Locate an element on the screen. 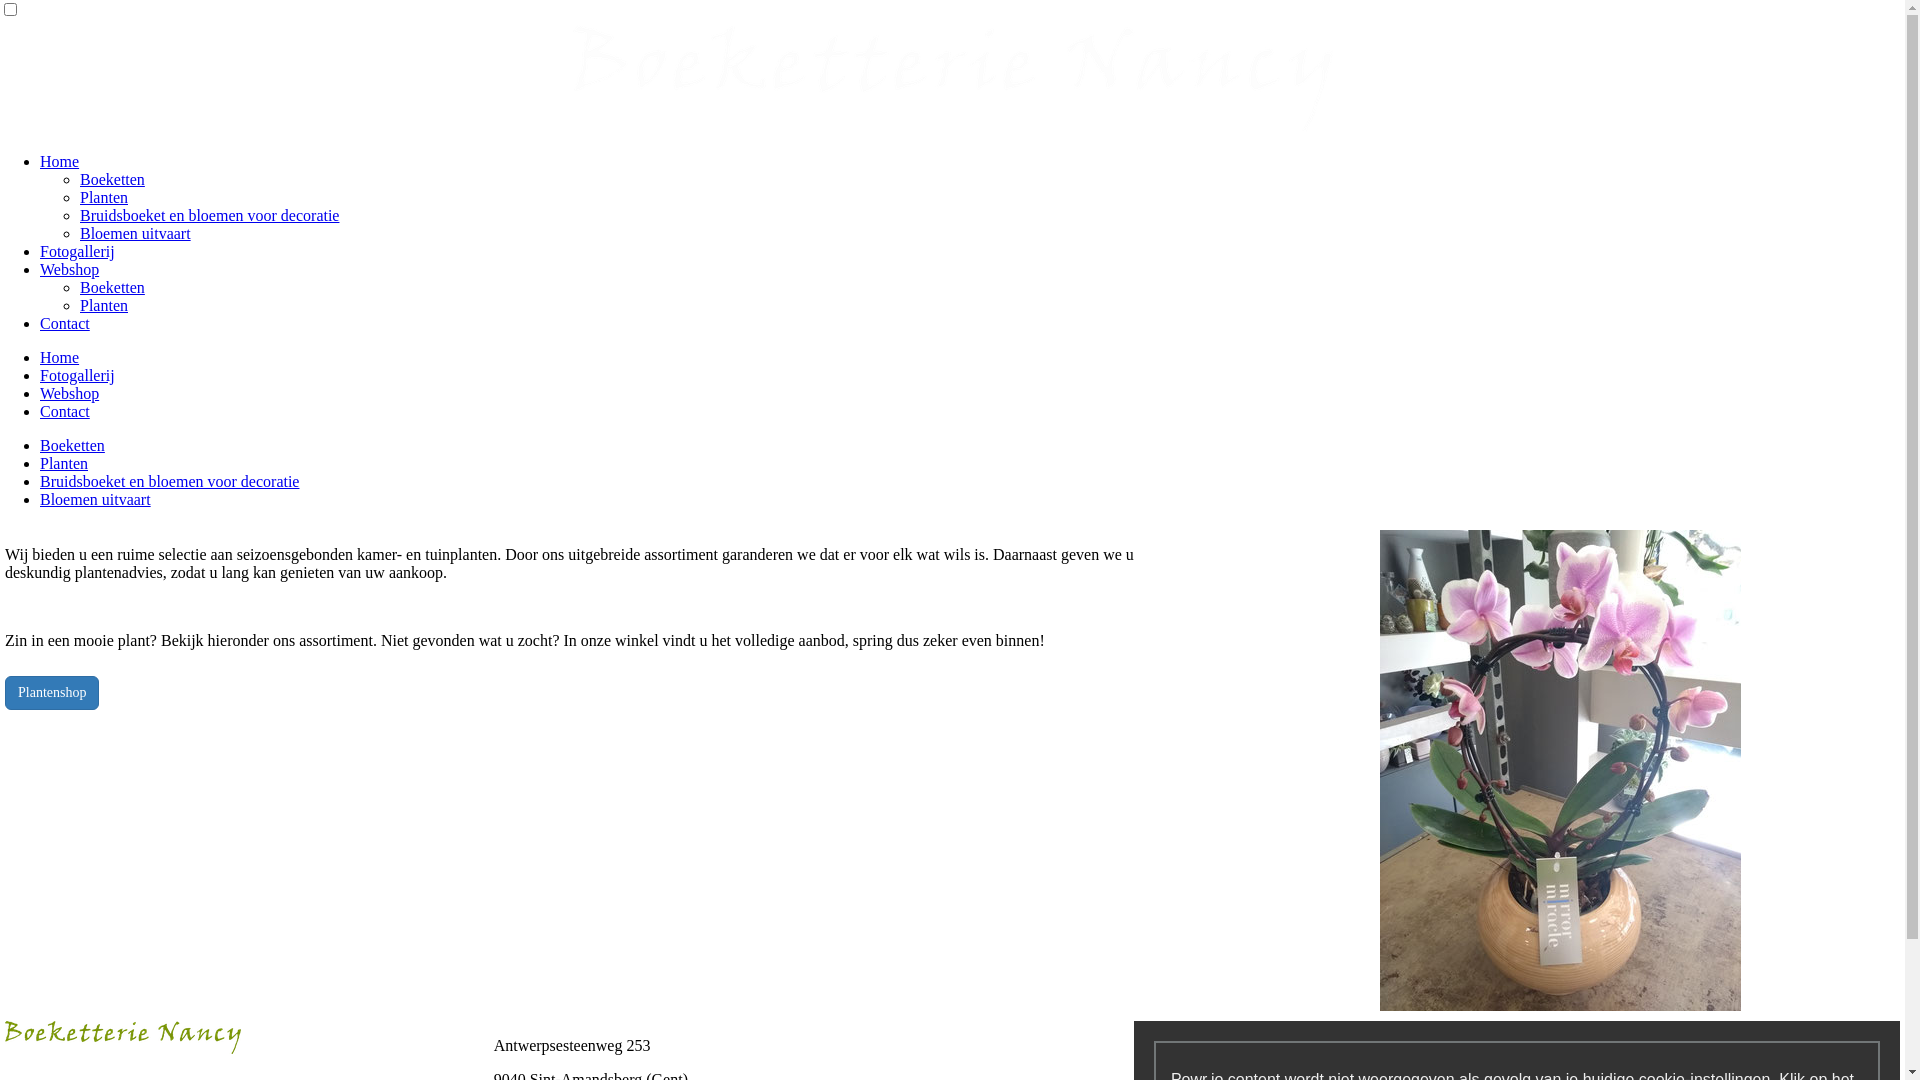 This screenshot has height=1080, width=1920. 'Bloemen uitvaart' is located at coordinates (39, 498).